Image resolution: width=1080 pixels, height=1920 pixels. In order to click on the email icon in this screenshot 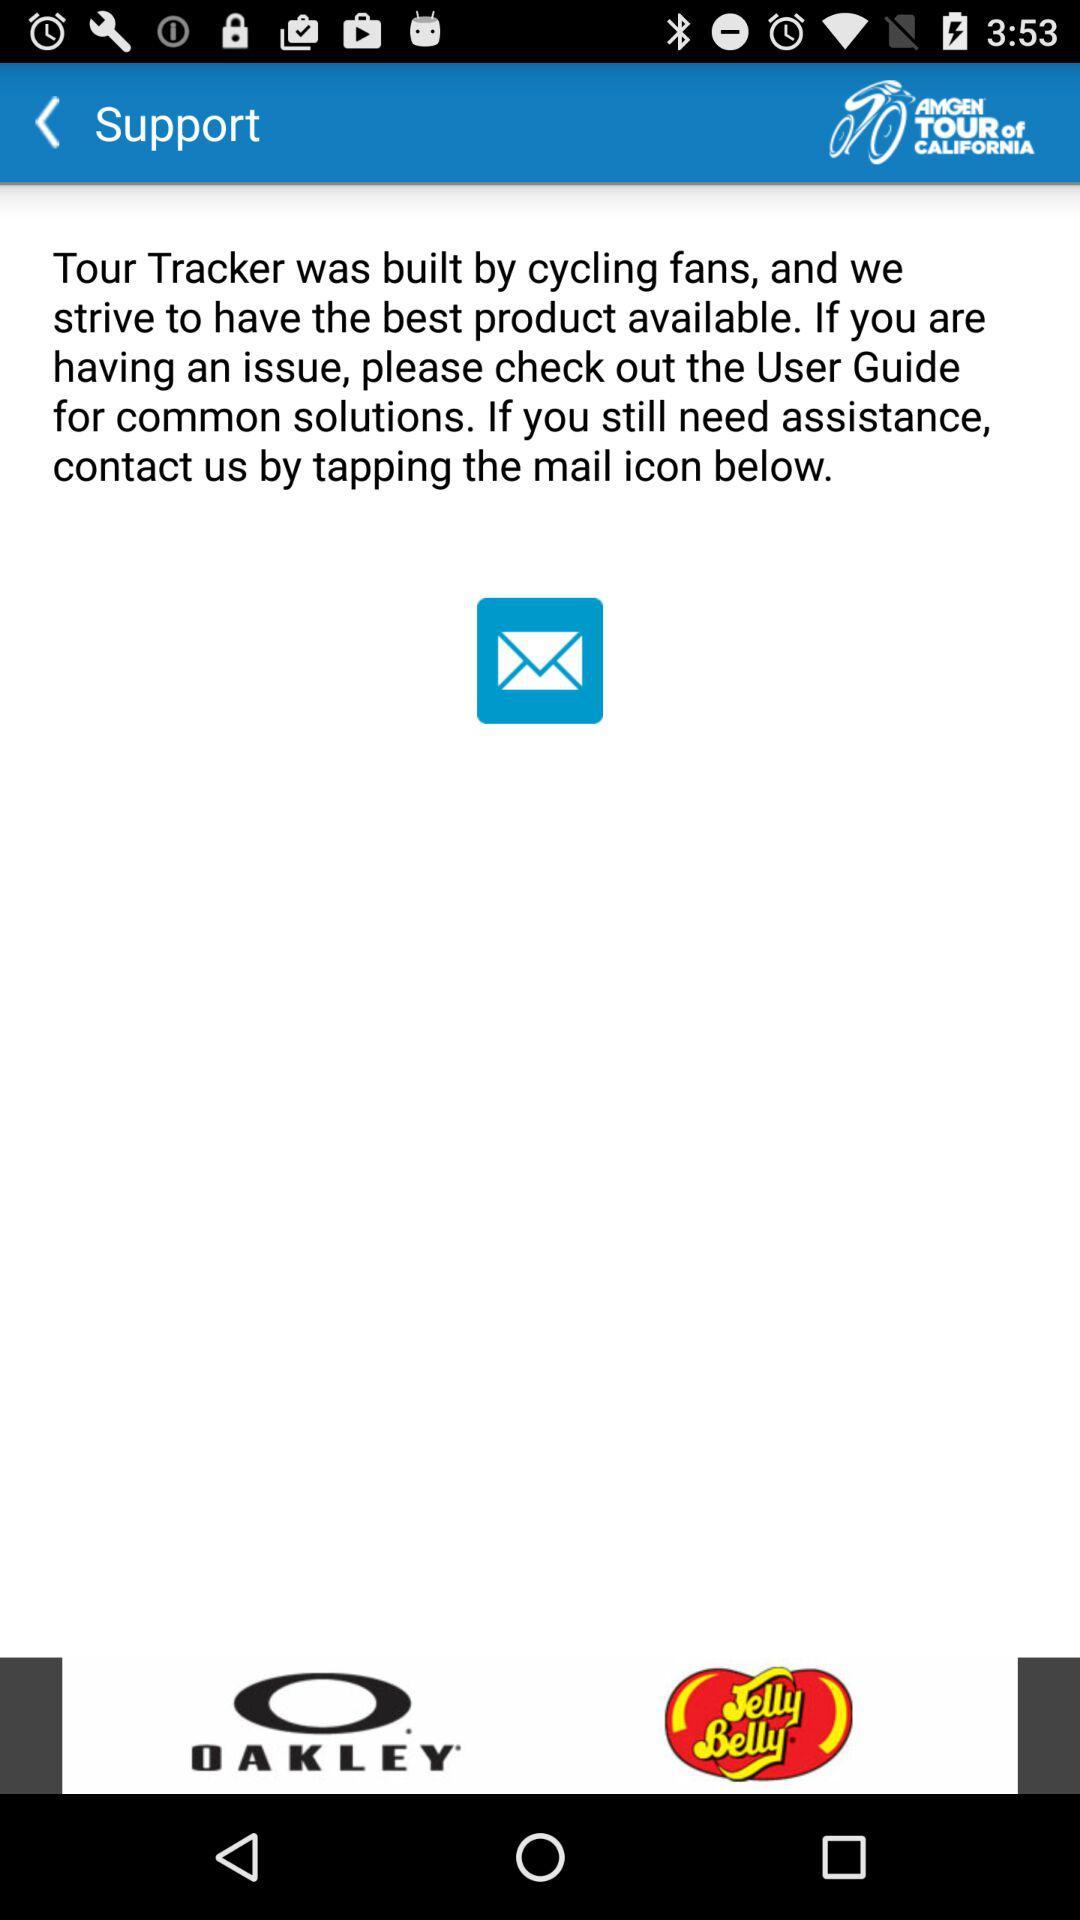, I will do `click(540, 707)`.